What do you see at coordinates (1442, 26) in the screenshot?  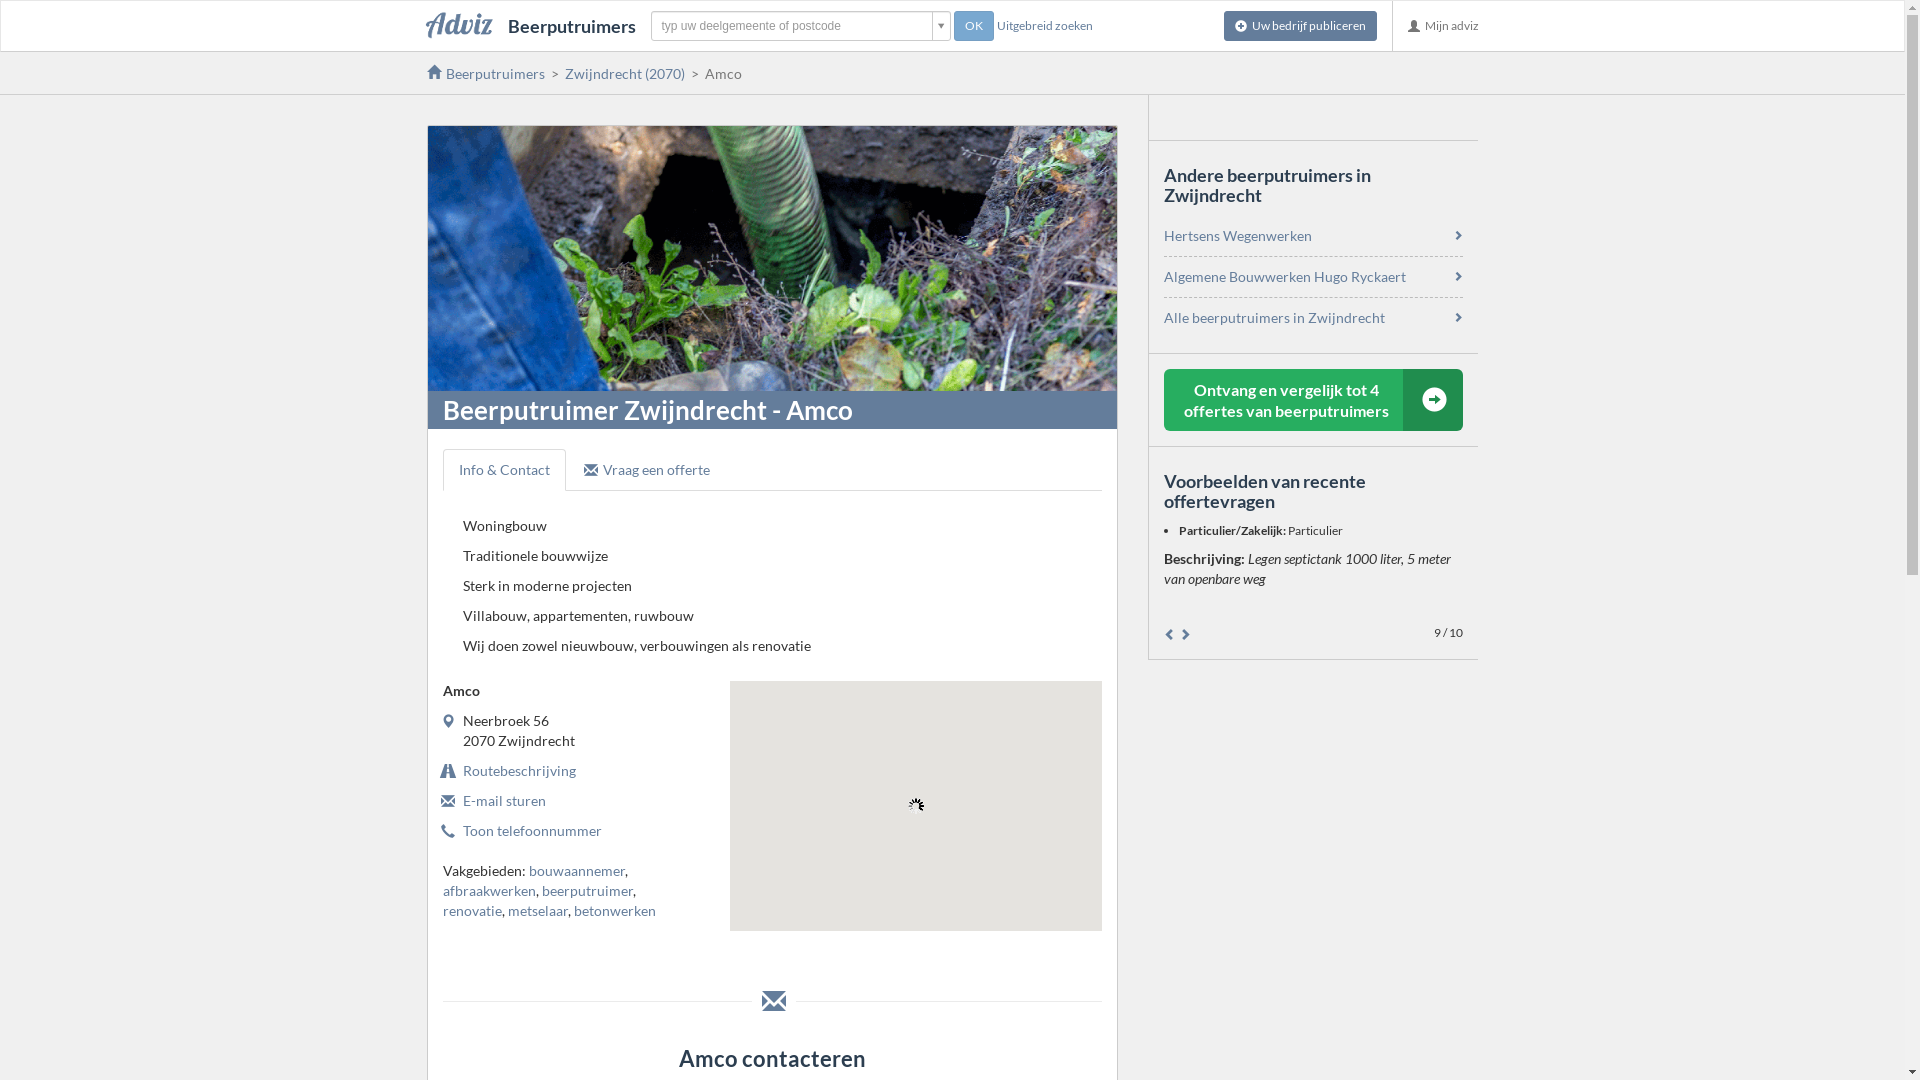 I see `'Mijn adviz'` at bounding box center [1442, 26].